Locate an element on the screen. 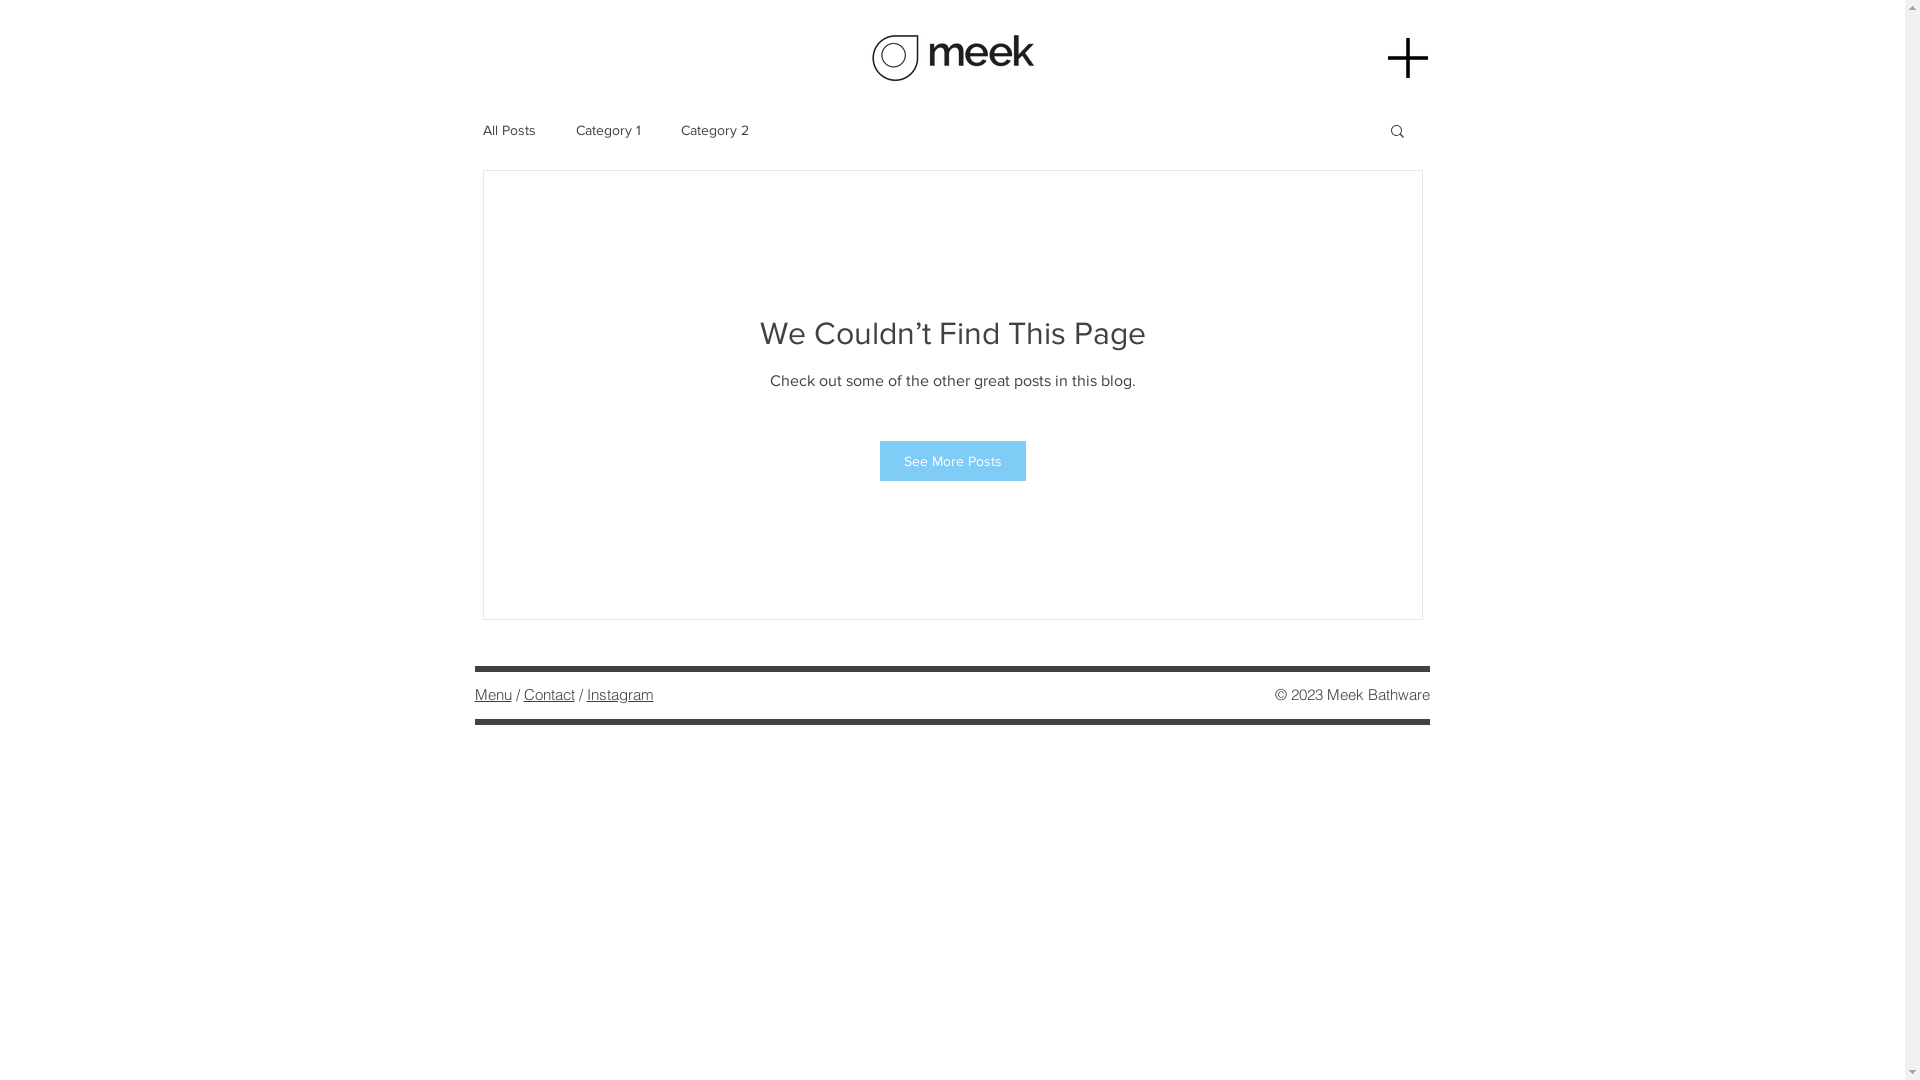  'Menu' is located at coordinates (492, 693).